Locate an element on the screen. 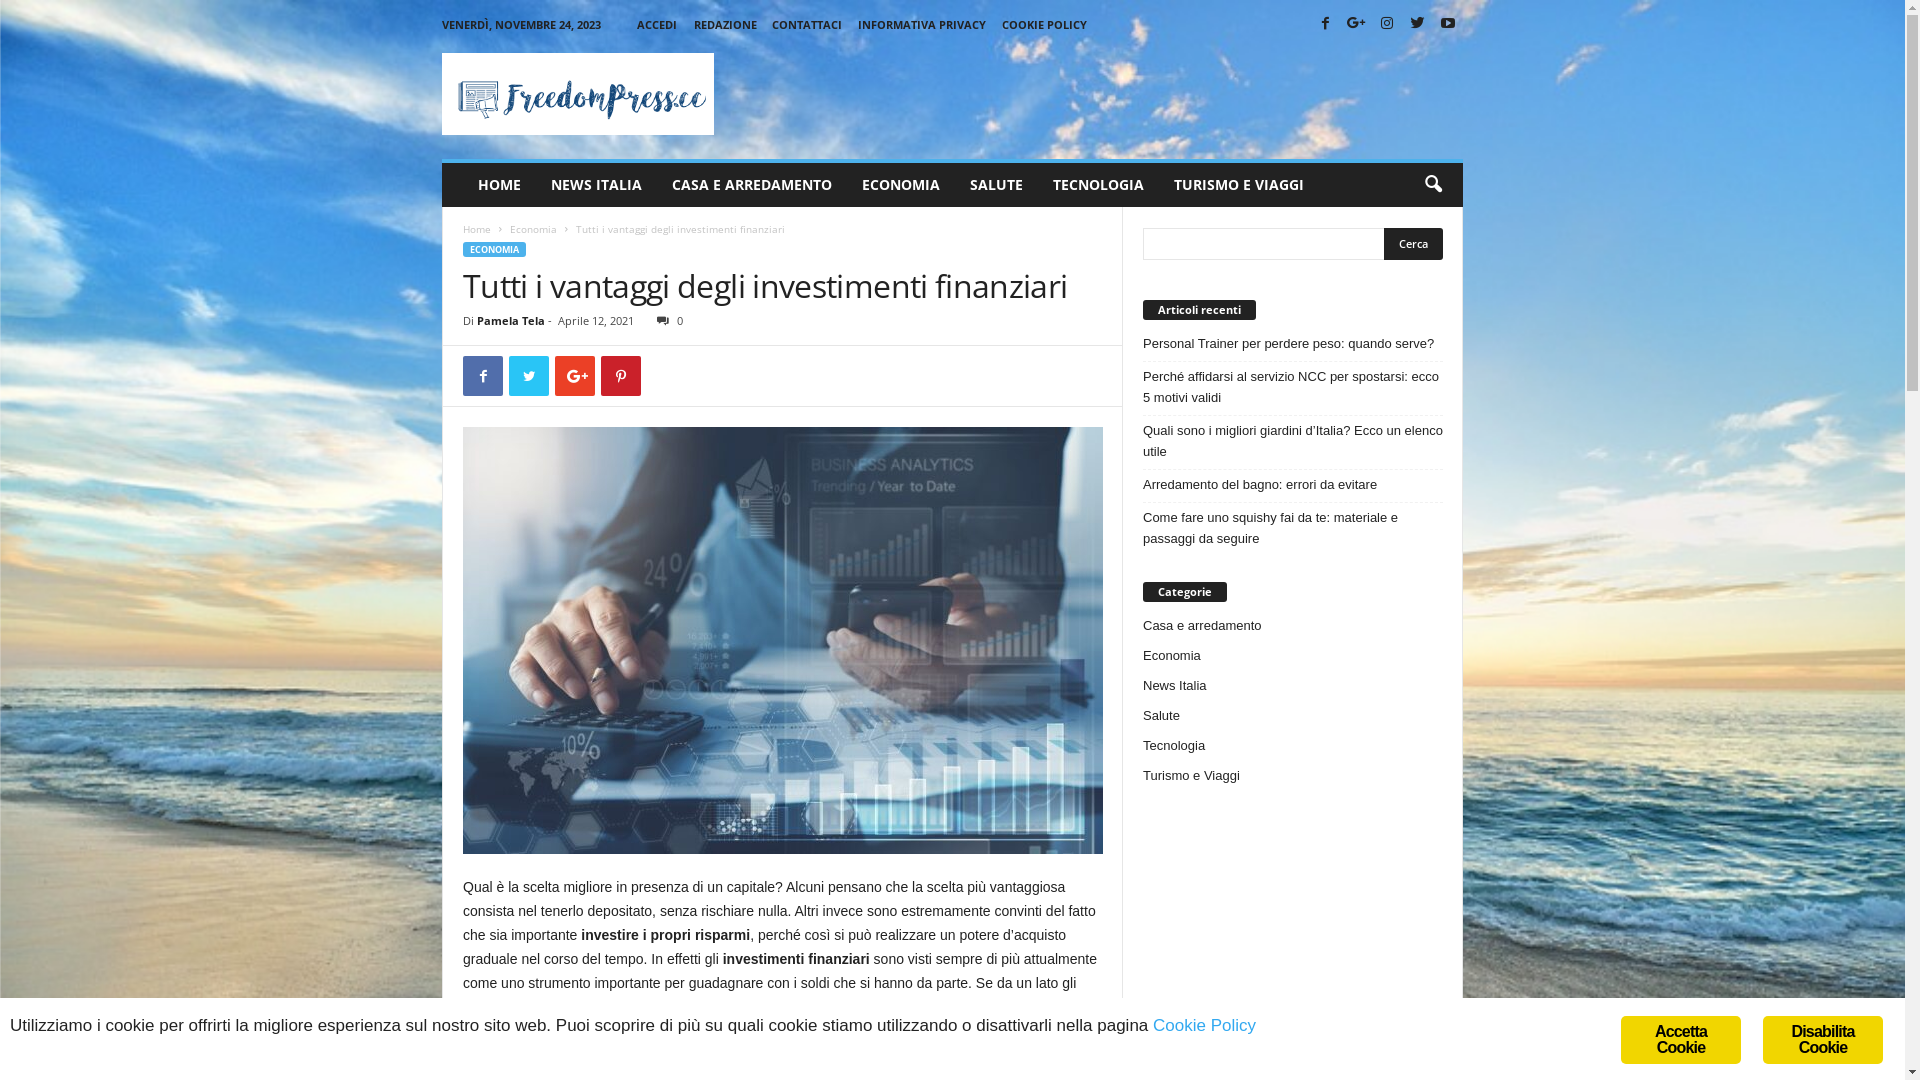  'Economia' is located at coordinates (533, 227).